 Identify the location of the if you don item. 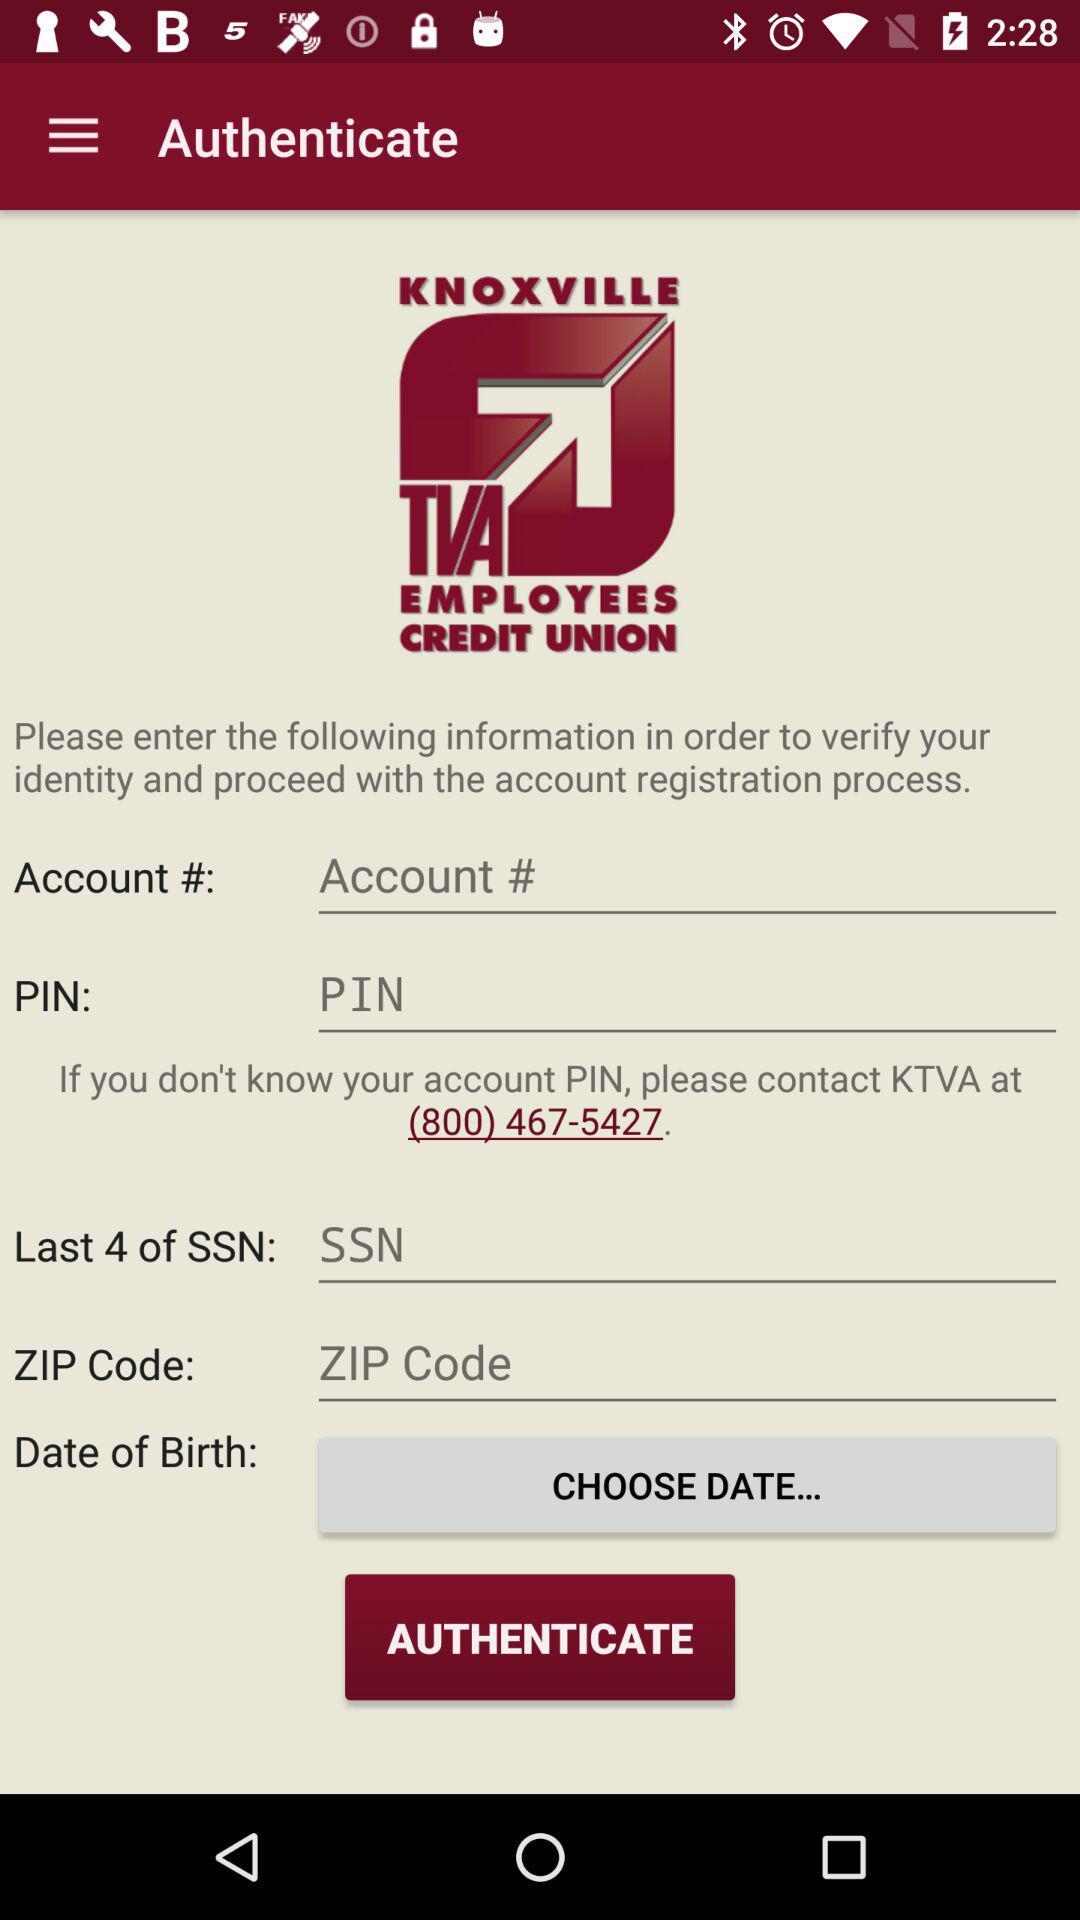
(540, 1098).